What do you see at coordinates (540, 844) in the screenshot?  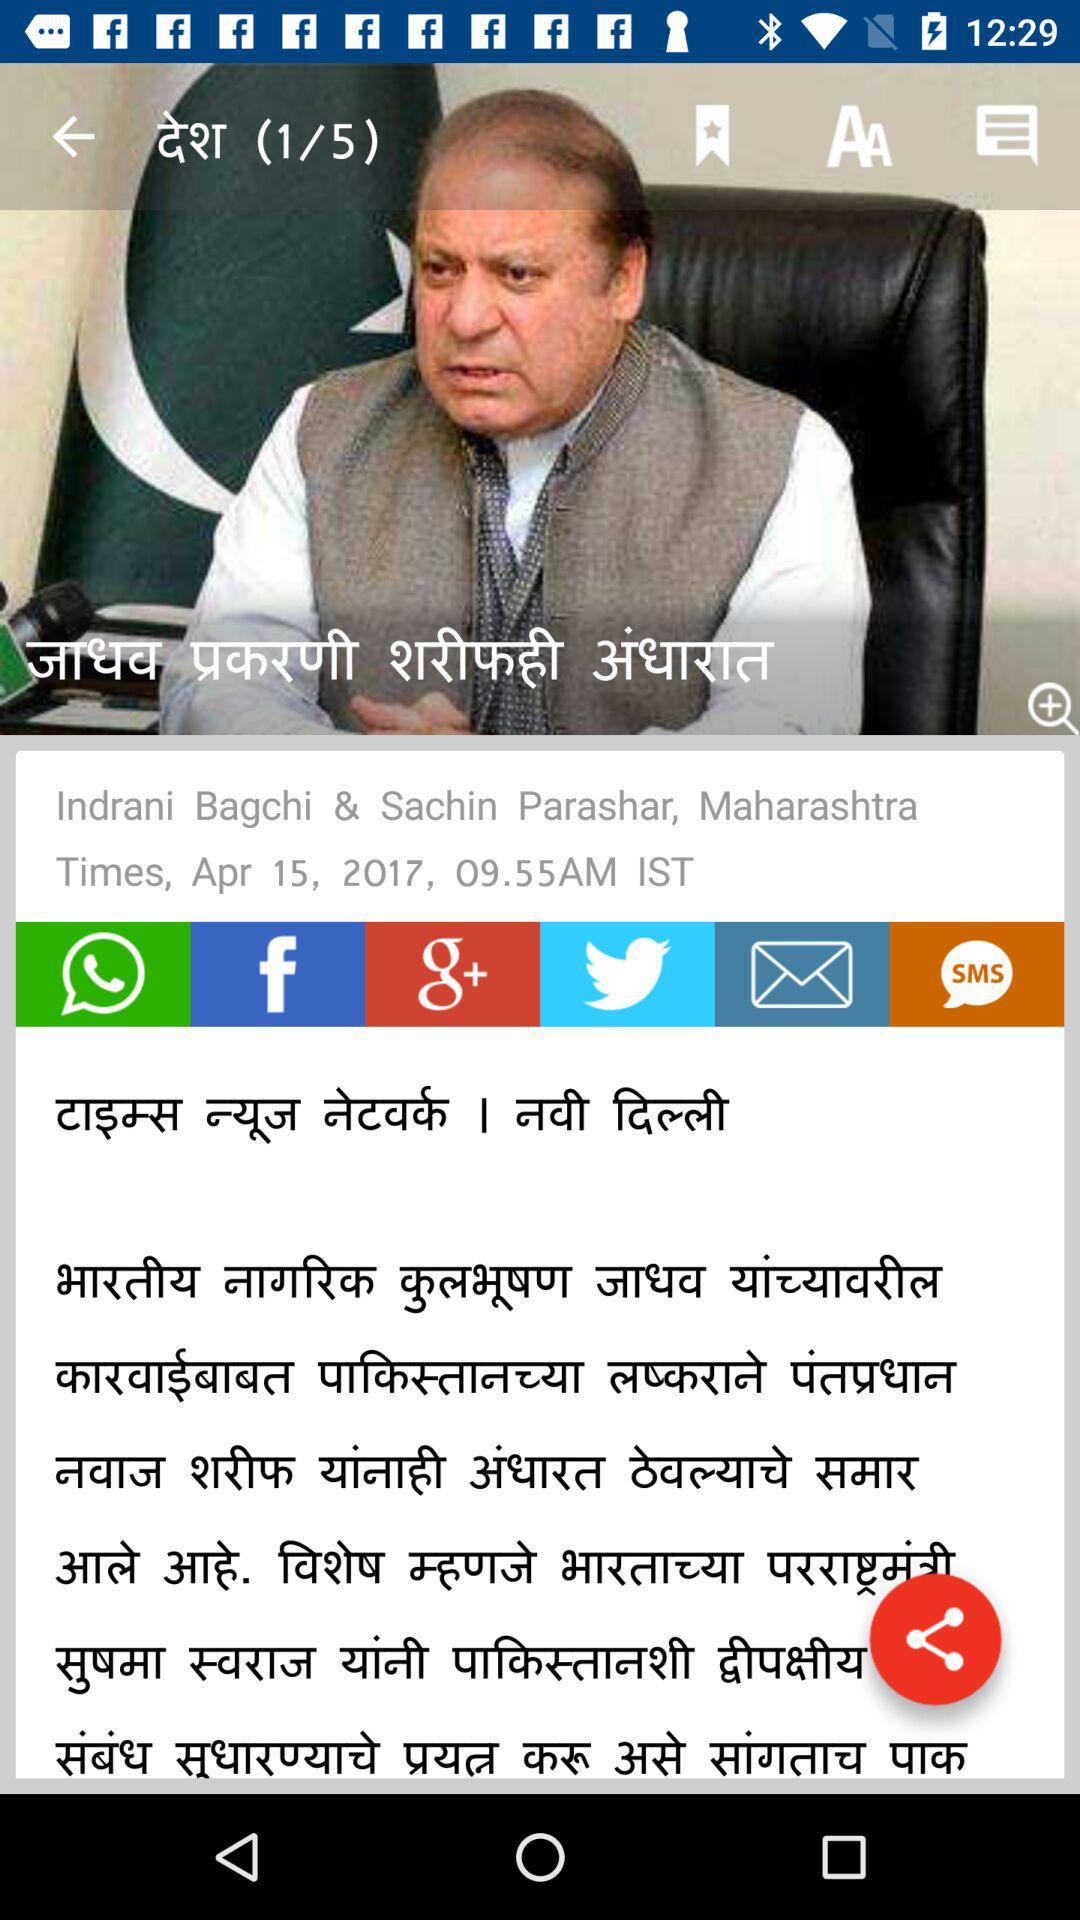 I see `the indrani bagchi sachin icon` at bounding box center [540, 844].